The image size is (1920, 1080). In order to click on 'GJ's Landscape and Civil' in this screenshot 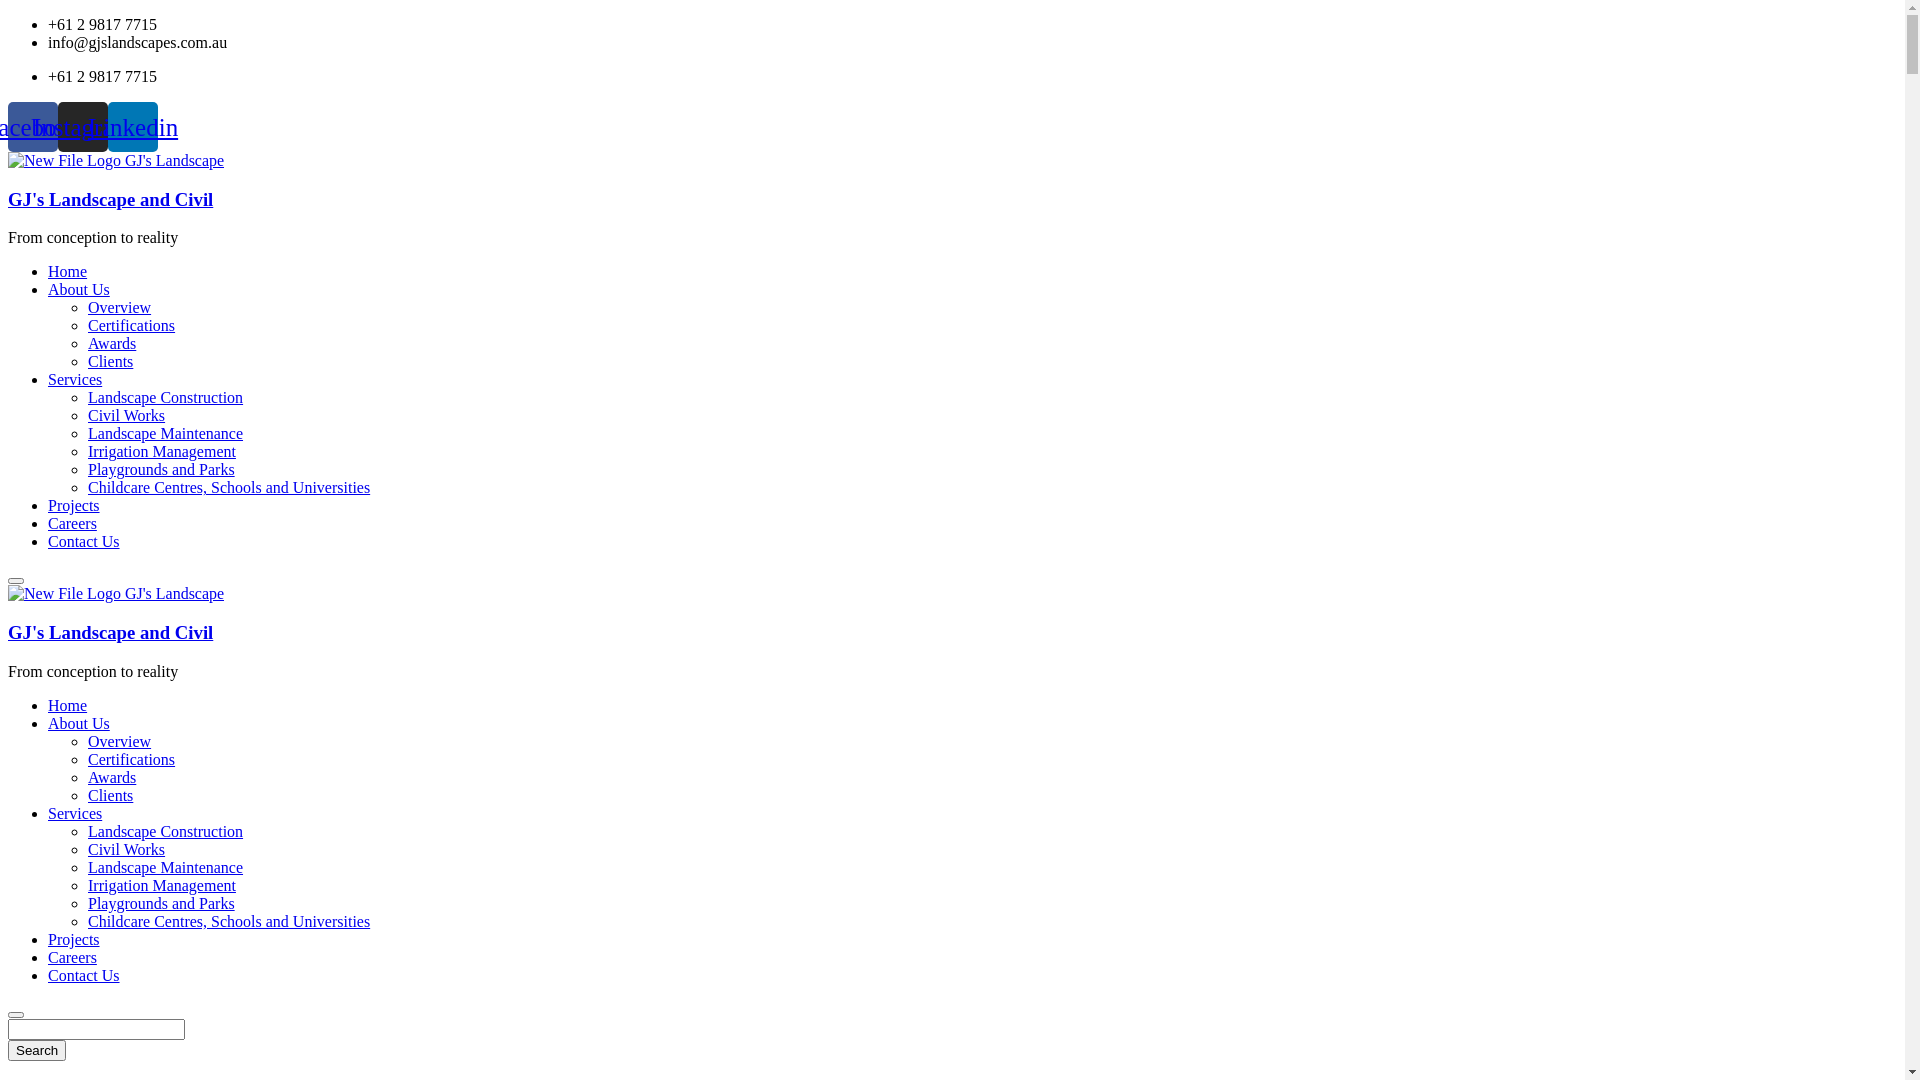, I will do `click(114, 159)`.